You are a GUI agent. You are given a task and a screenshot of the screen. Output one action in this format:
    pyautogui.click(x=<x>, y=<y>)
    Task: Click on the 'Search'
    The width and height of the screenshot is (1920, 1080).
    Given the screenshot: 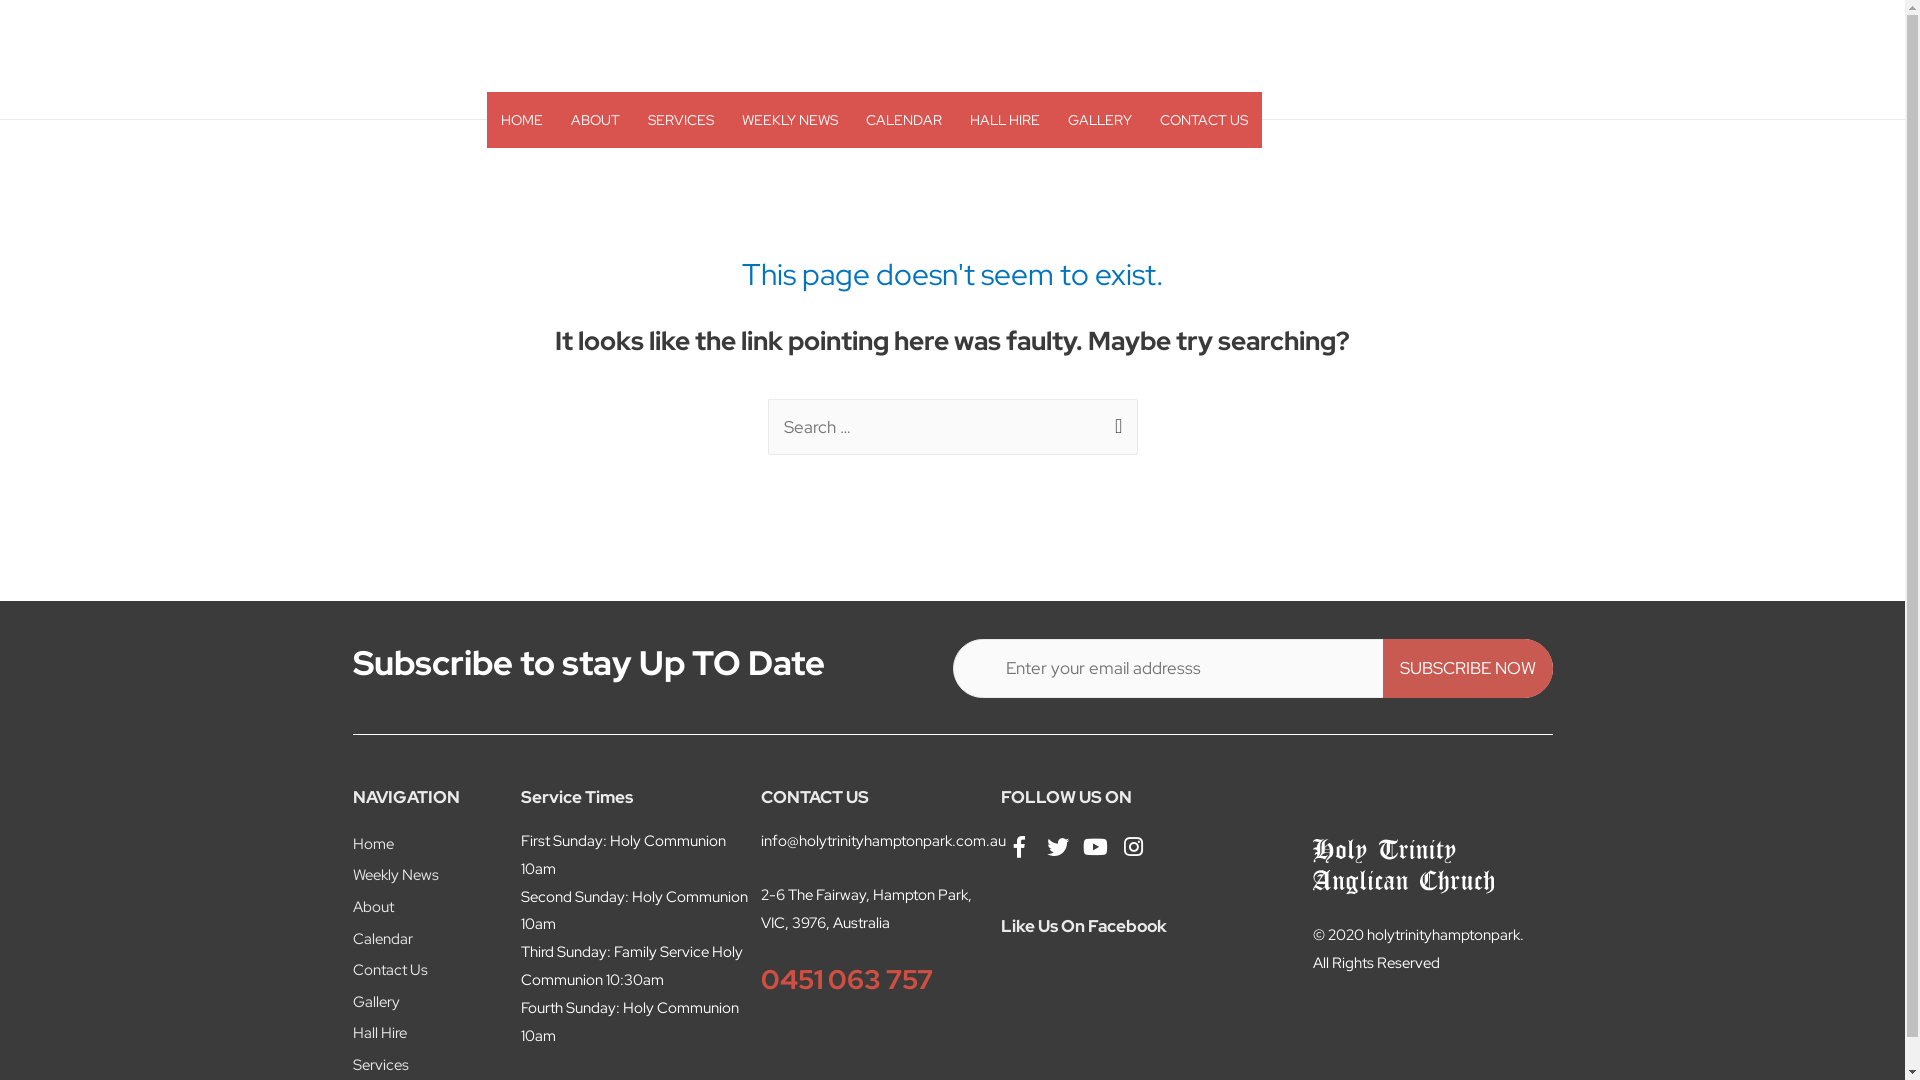 What is the action you would take?
    pyautogui.click(x=1113, y=419)
    